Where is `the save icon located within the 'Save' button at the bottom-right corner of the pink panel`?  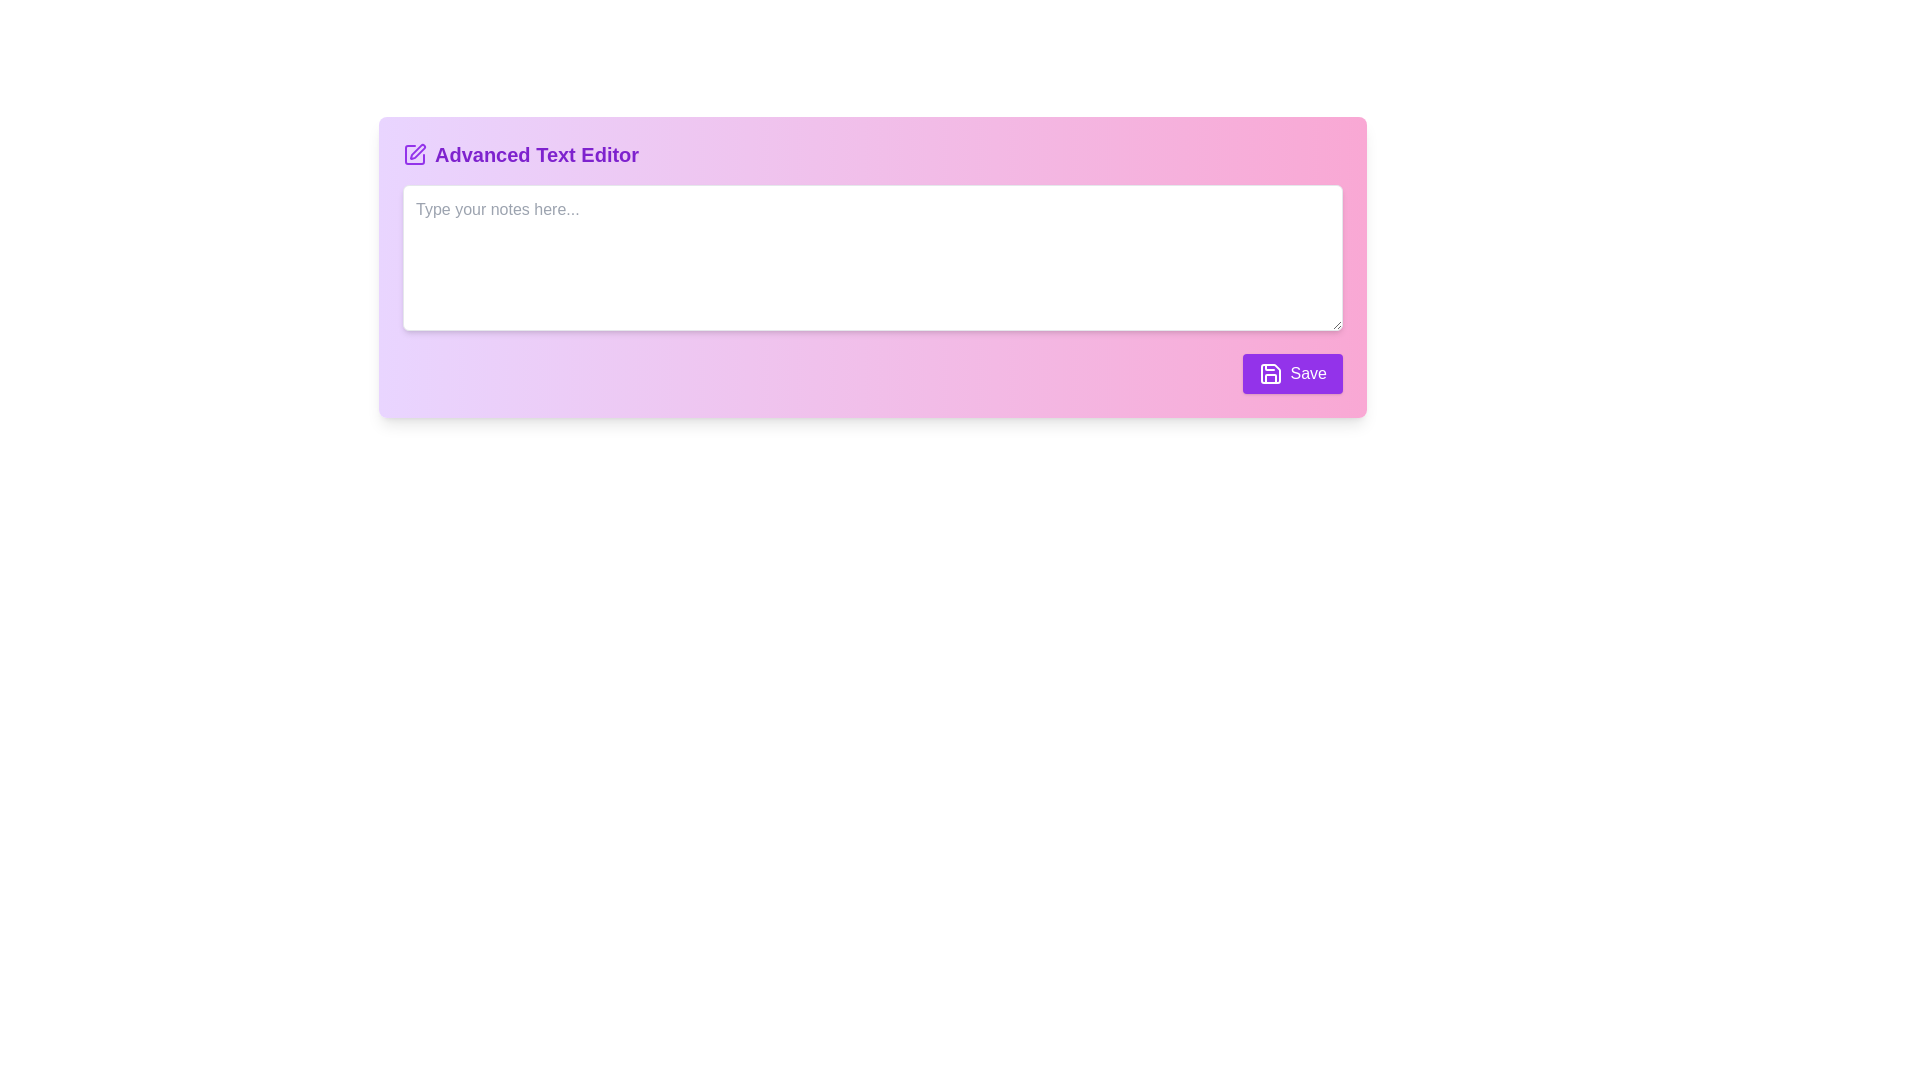
the save icon located within the 'Save' button at the bottom-right corner of the pink panel is located at coordinates (1269, 374).